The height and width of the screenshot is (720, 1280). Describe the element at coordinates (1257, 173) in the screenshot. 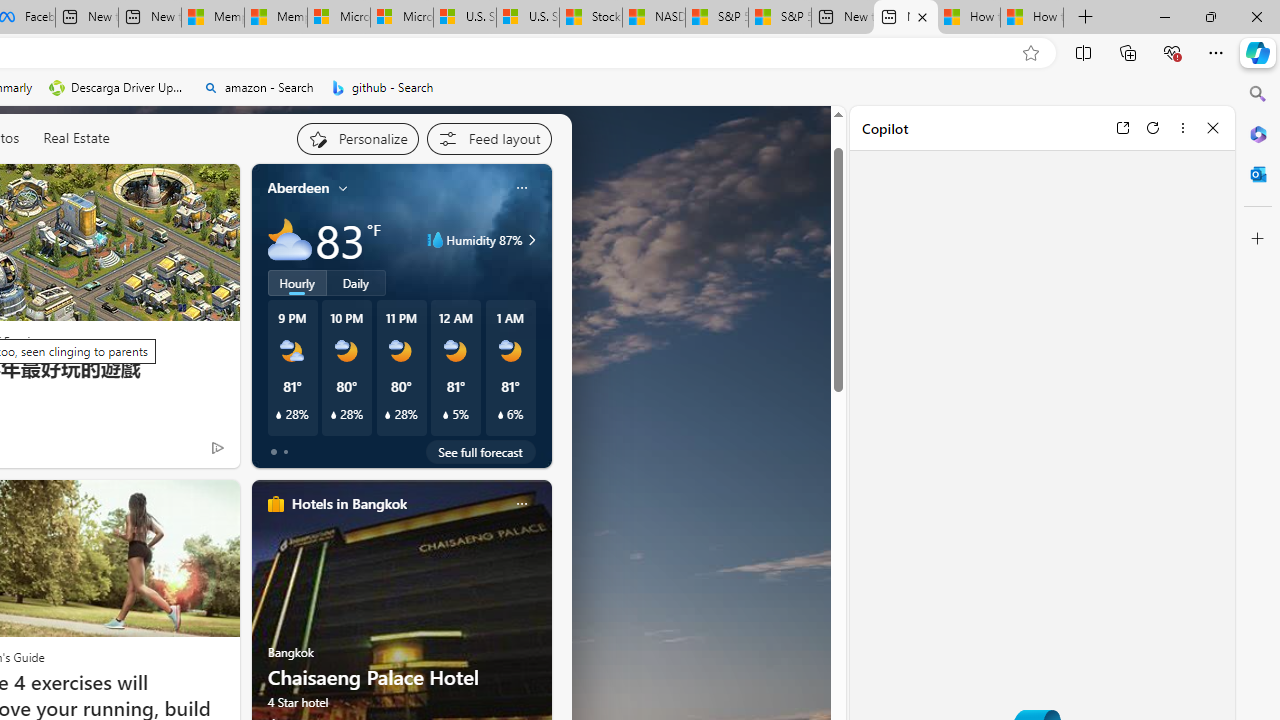

I see `'Outlook'` at that location.